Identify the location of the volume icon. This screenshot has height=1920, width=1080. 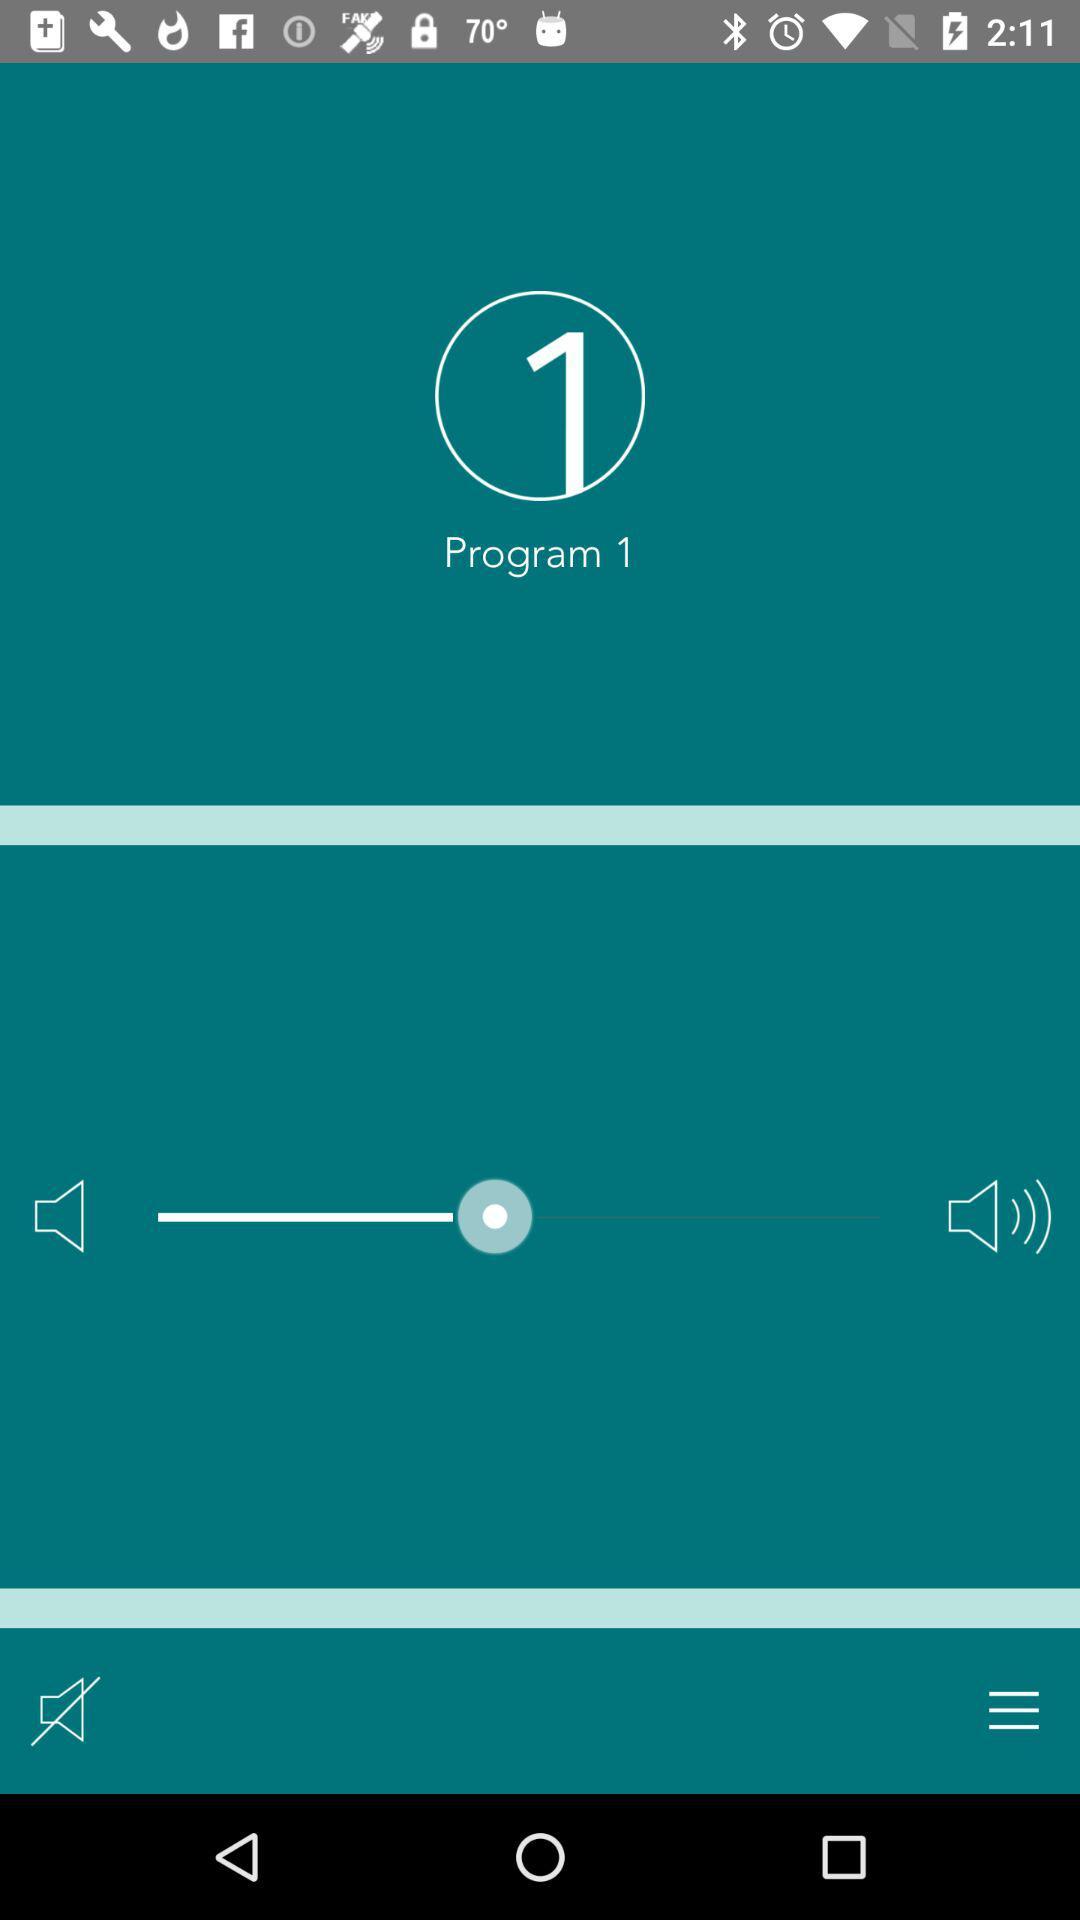
(64, 1709).